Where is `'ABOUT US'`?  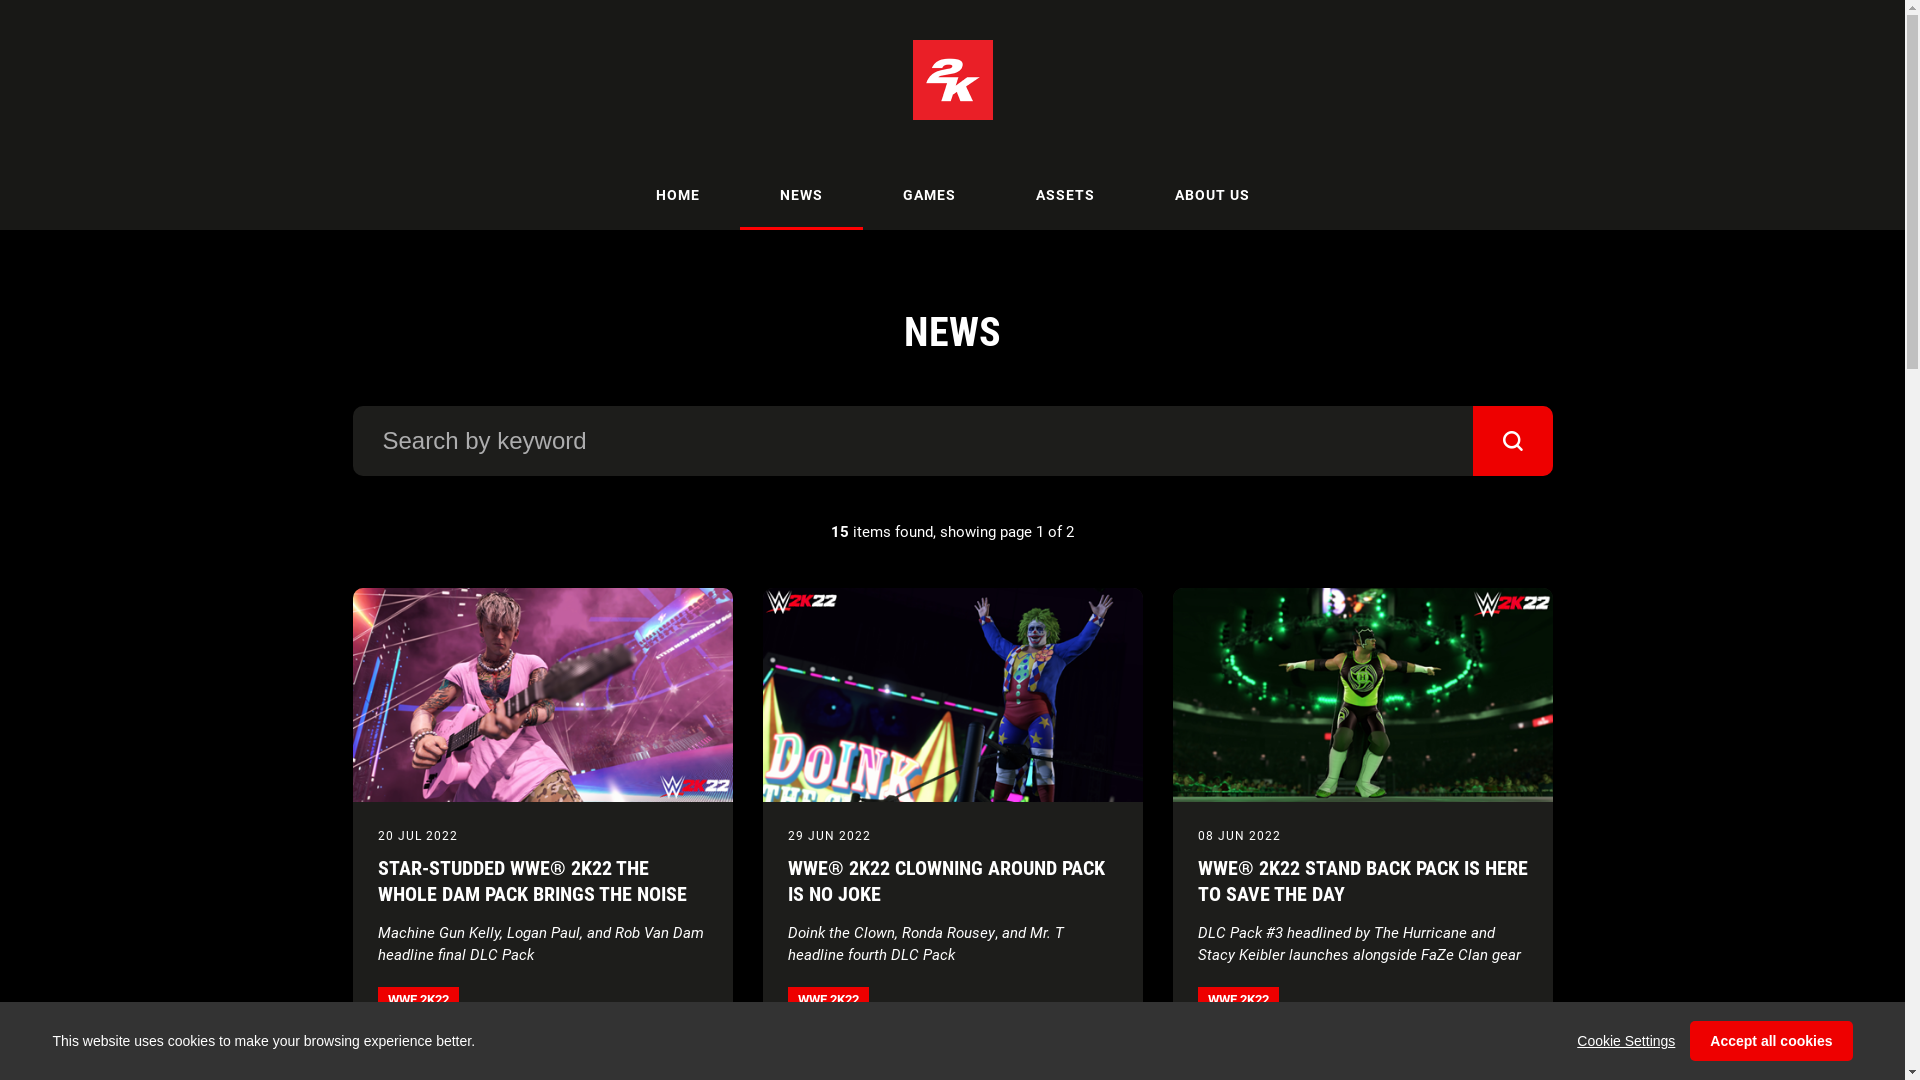 'ABOUT US' is located at coordinates (1133, 195).